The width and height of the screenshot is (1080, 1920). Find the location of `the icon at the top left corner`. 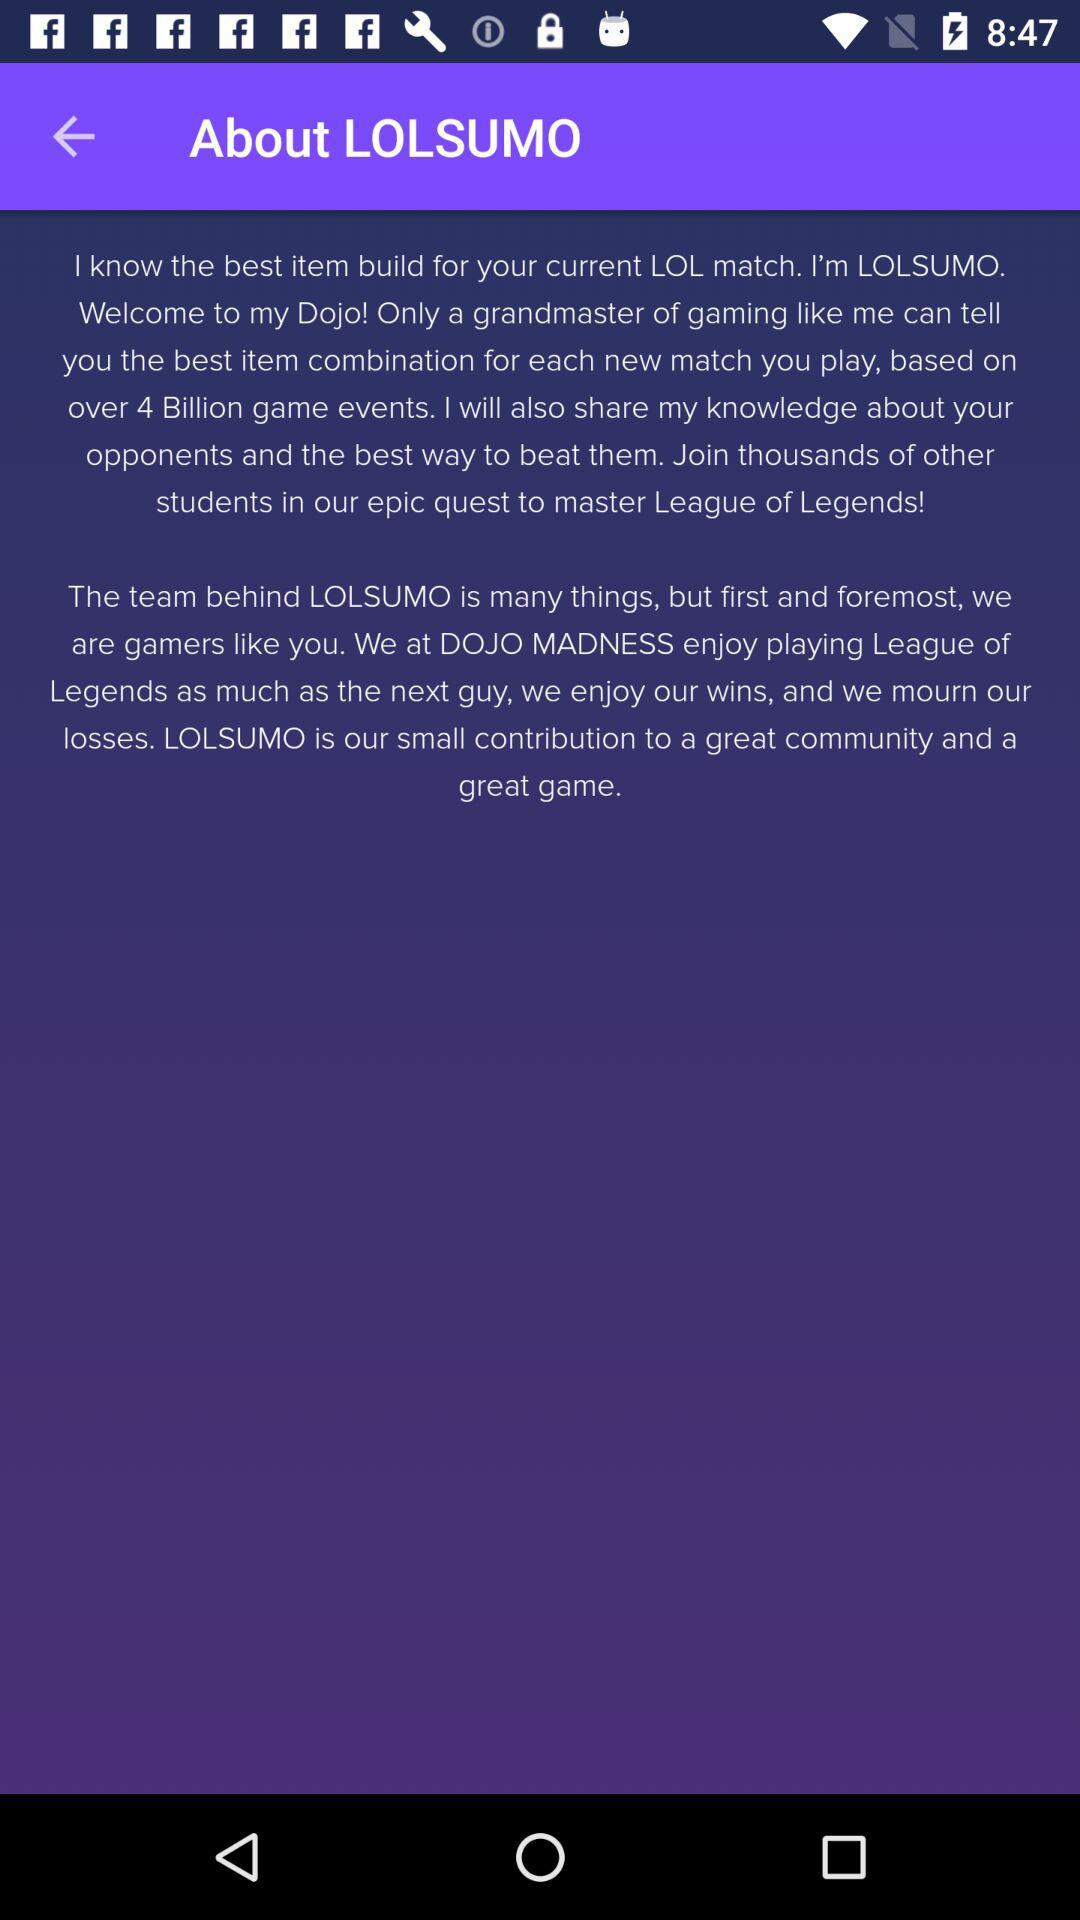

the icon at the top left corner is located at coordinates (72, 135).